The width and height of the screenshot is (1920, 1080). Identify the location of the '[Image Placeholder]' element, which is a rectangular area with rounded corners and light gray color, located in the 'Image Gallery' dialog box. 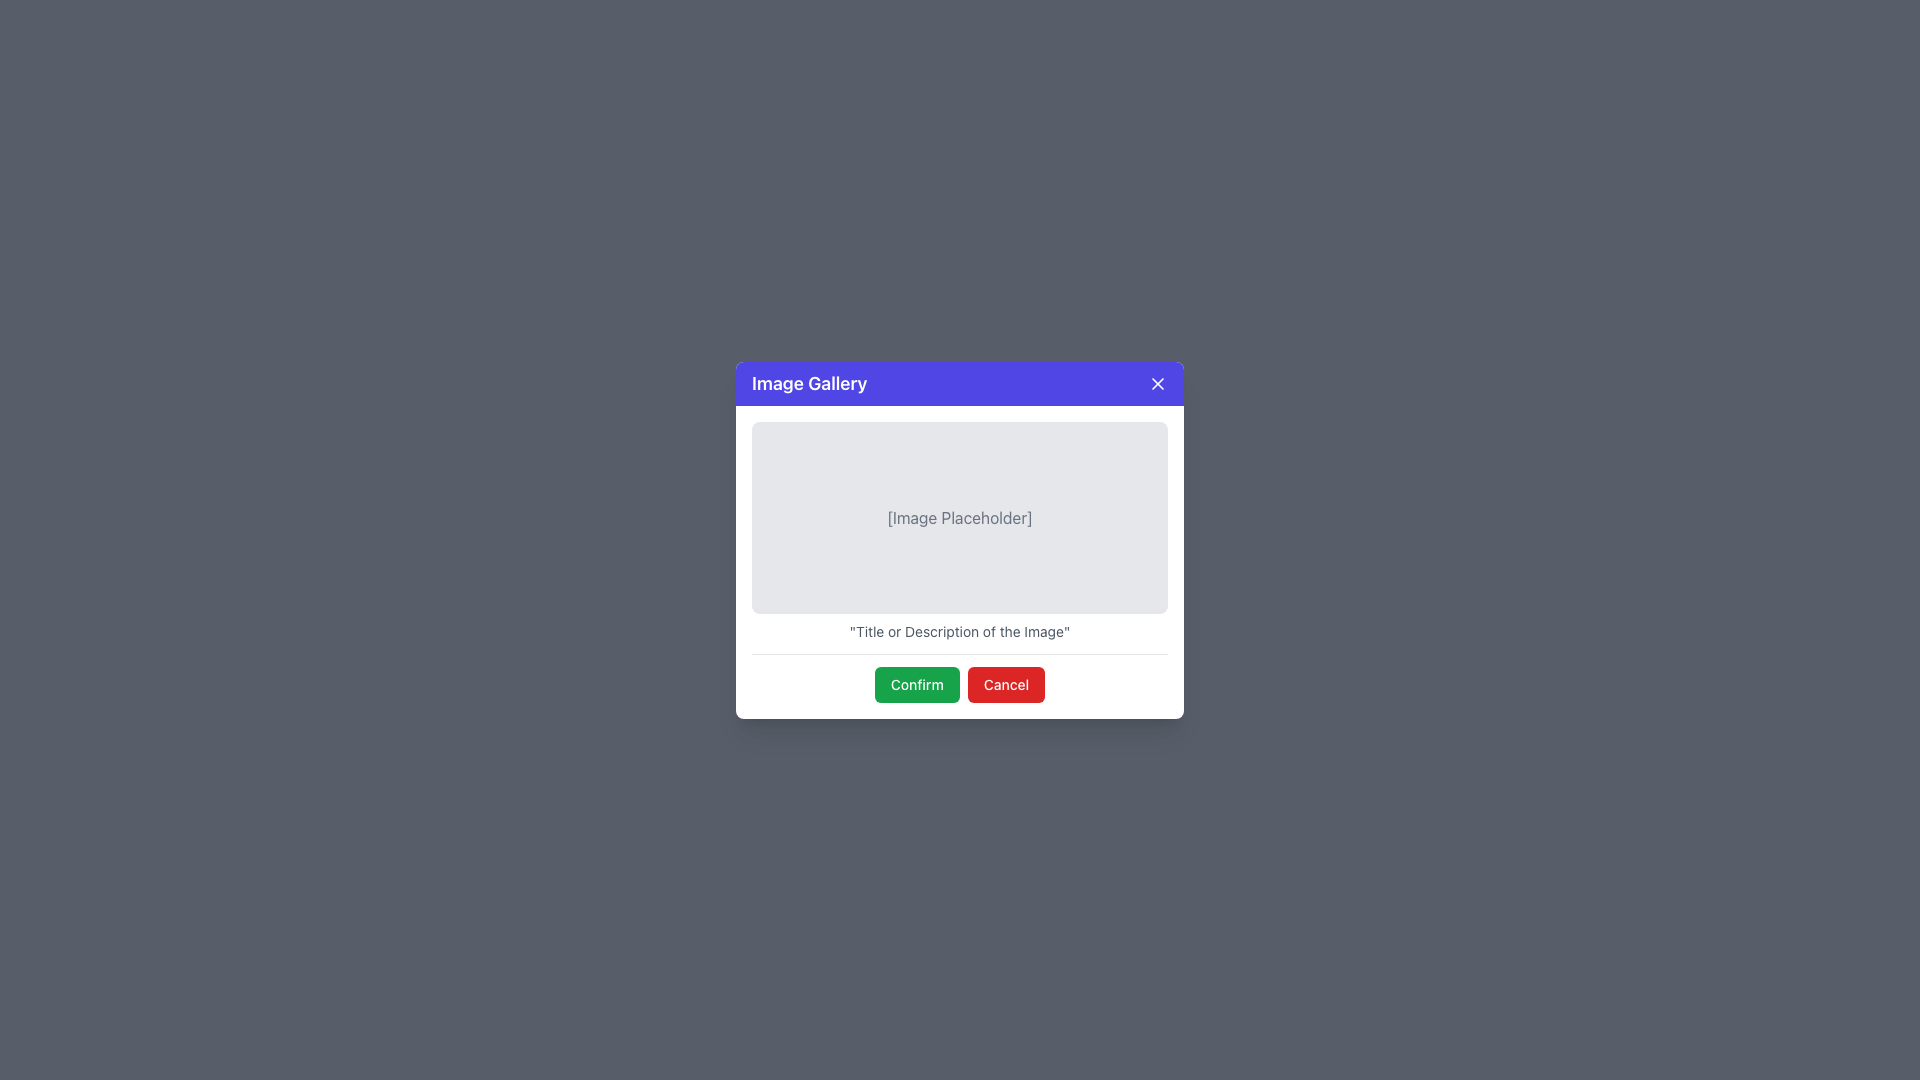
(960, 516).